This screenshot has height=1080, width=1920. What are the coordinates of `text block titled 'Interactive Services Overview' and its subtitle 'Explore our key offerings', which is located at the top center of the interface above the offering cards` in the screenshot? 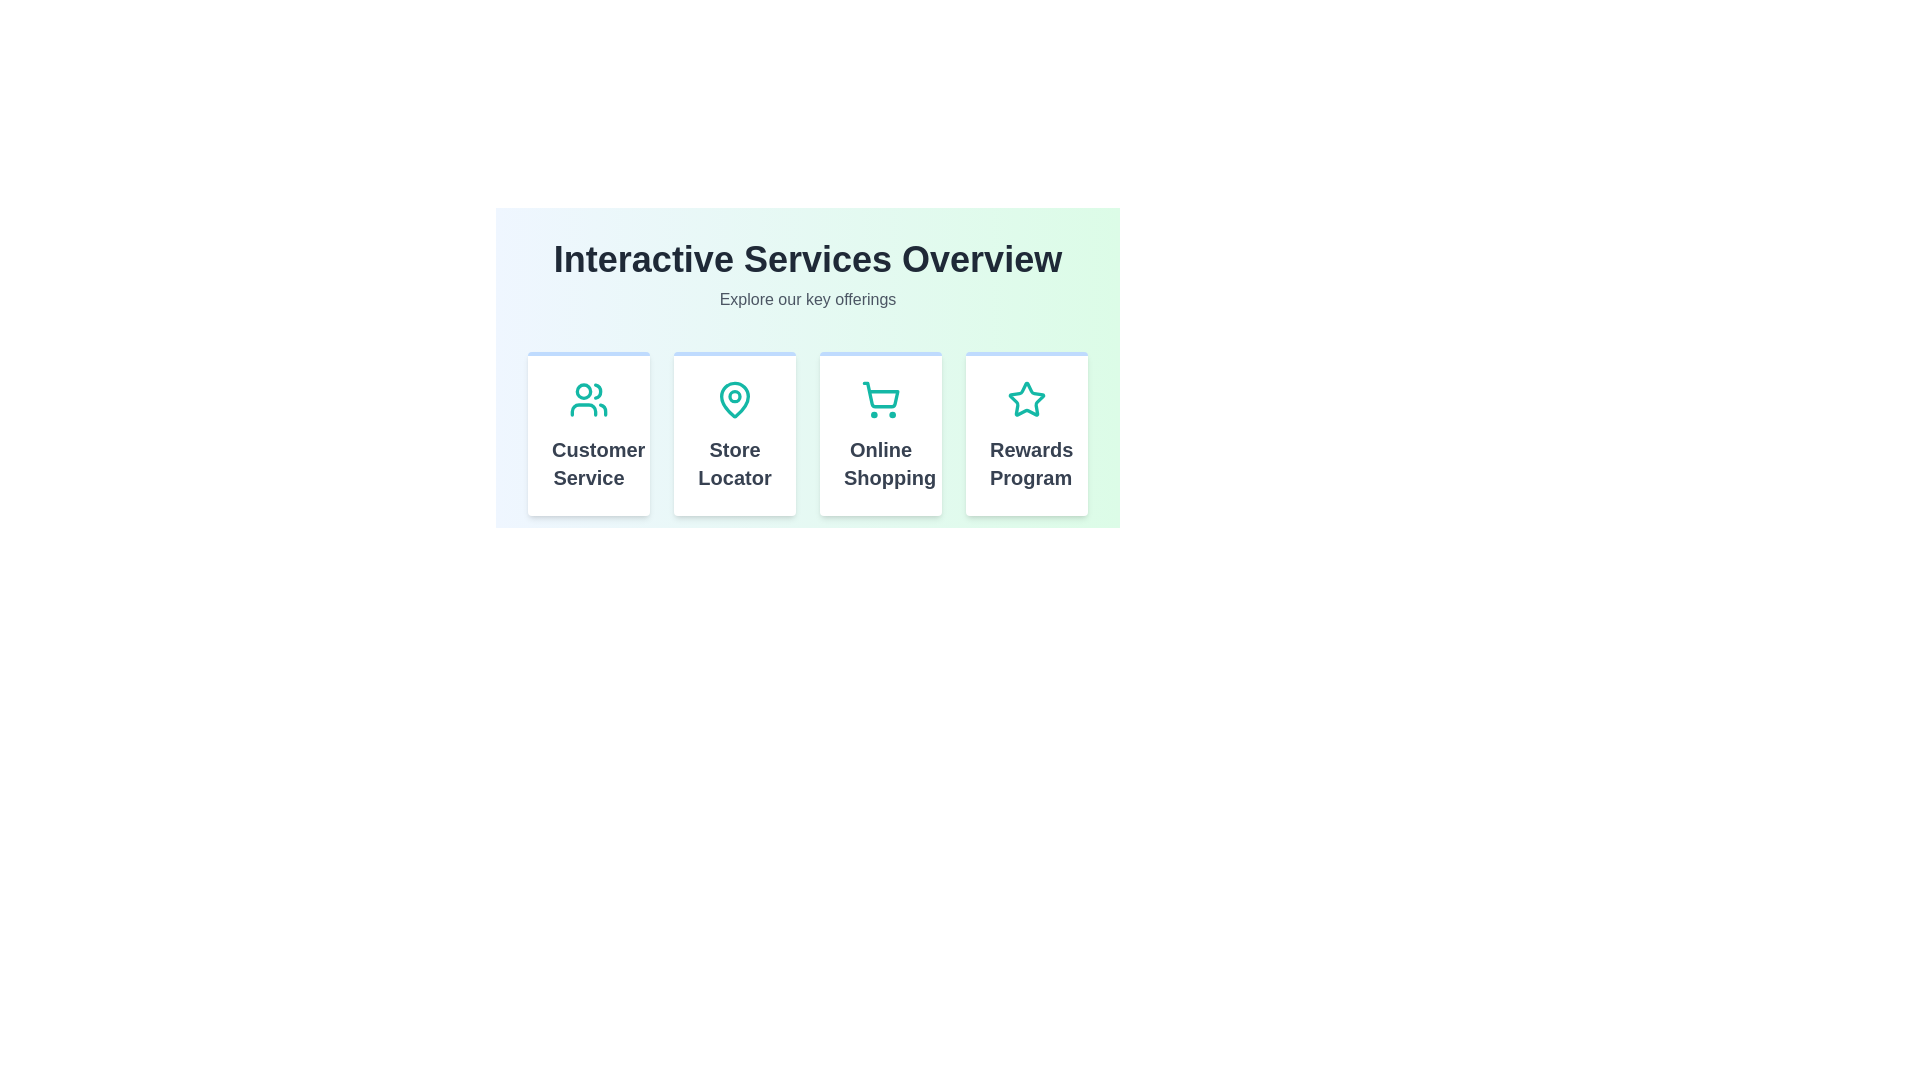 It's located at (807, 276).